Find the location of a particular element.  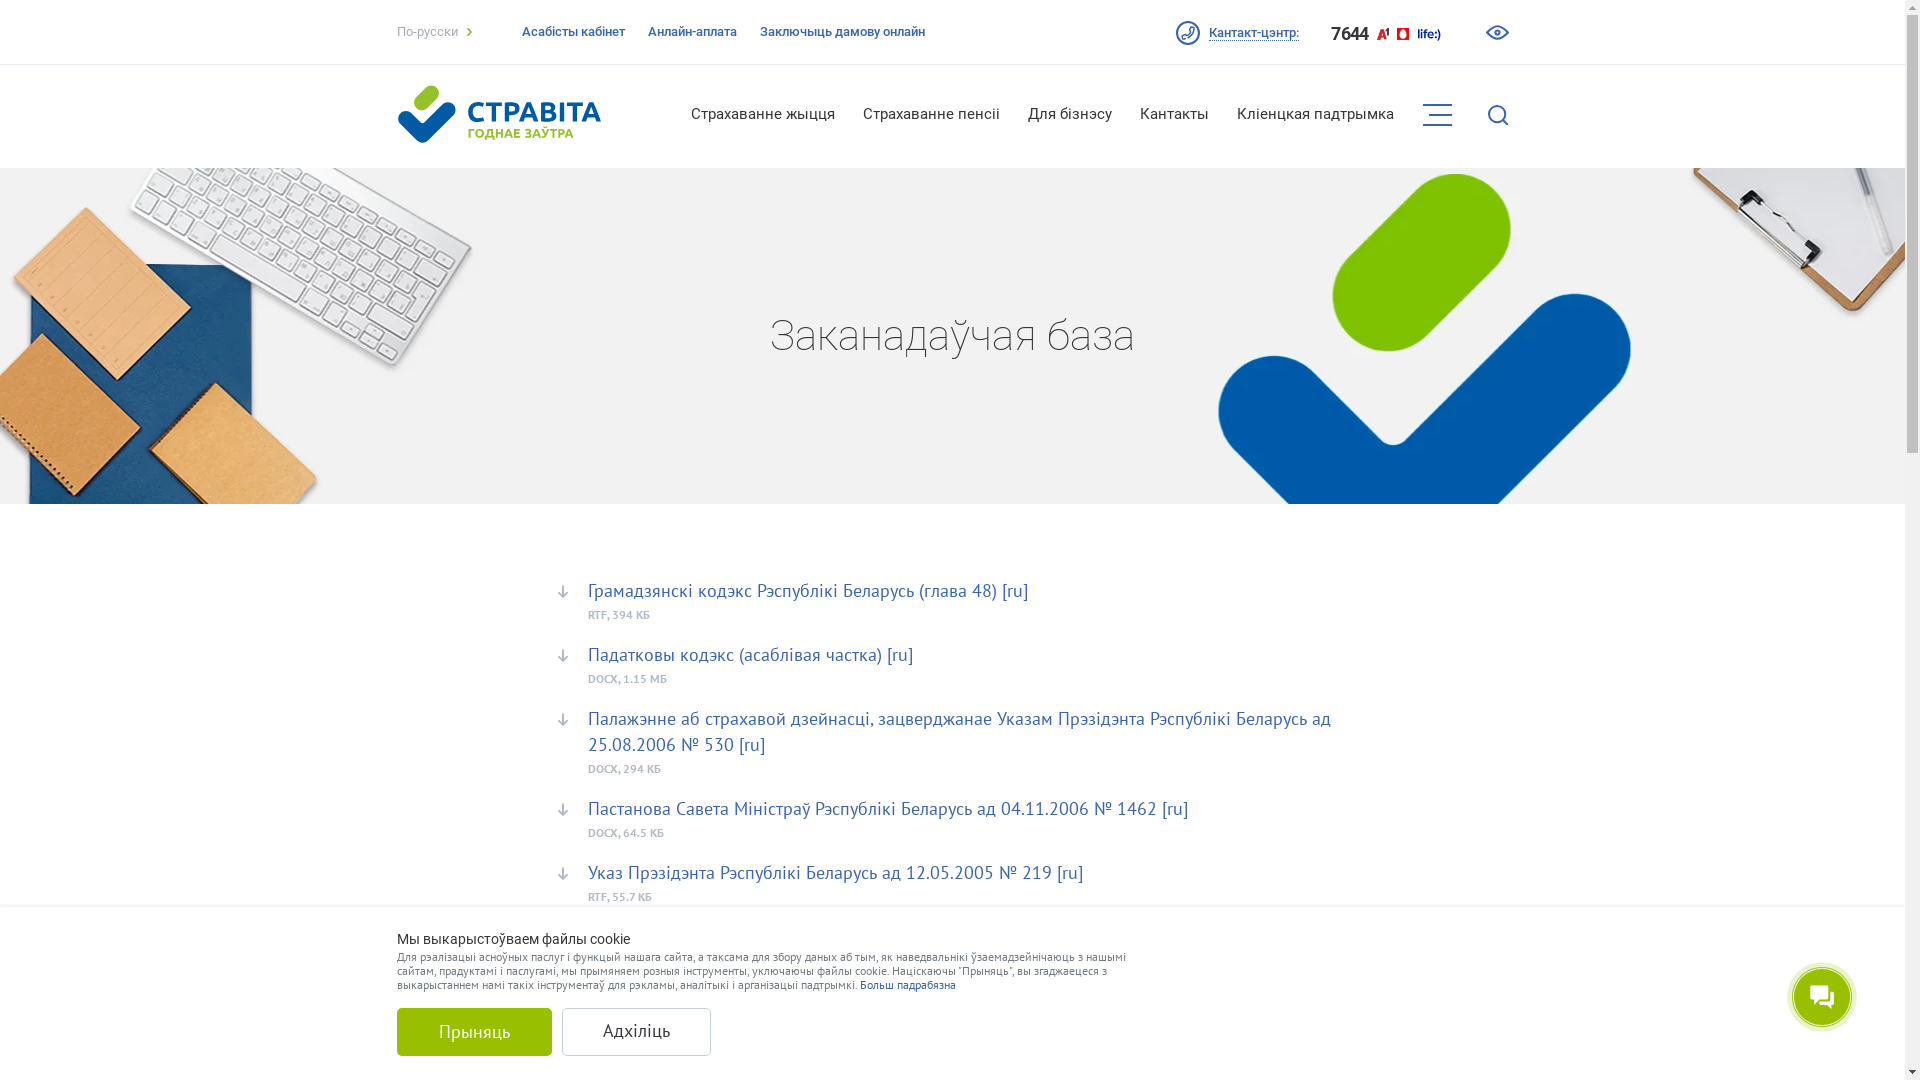

'7644' is located at coordinates (1349, 34).